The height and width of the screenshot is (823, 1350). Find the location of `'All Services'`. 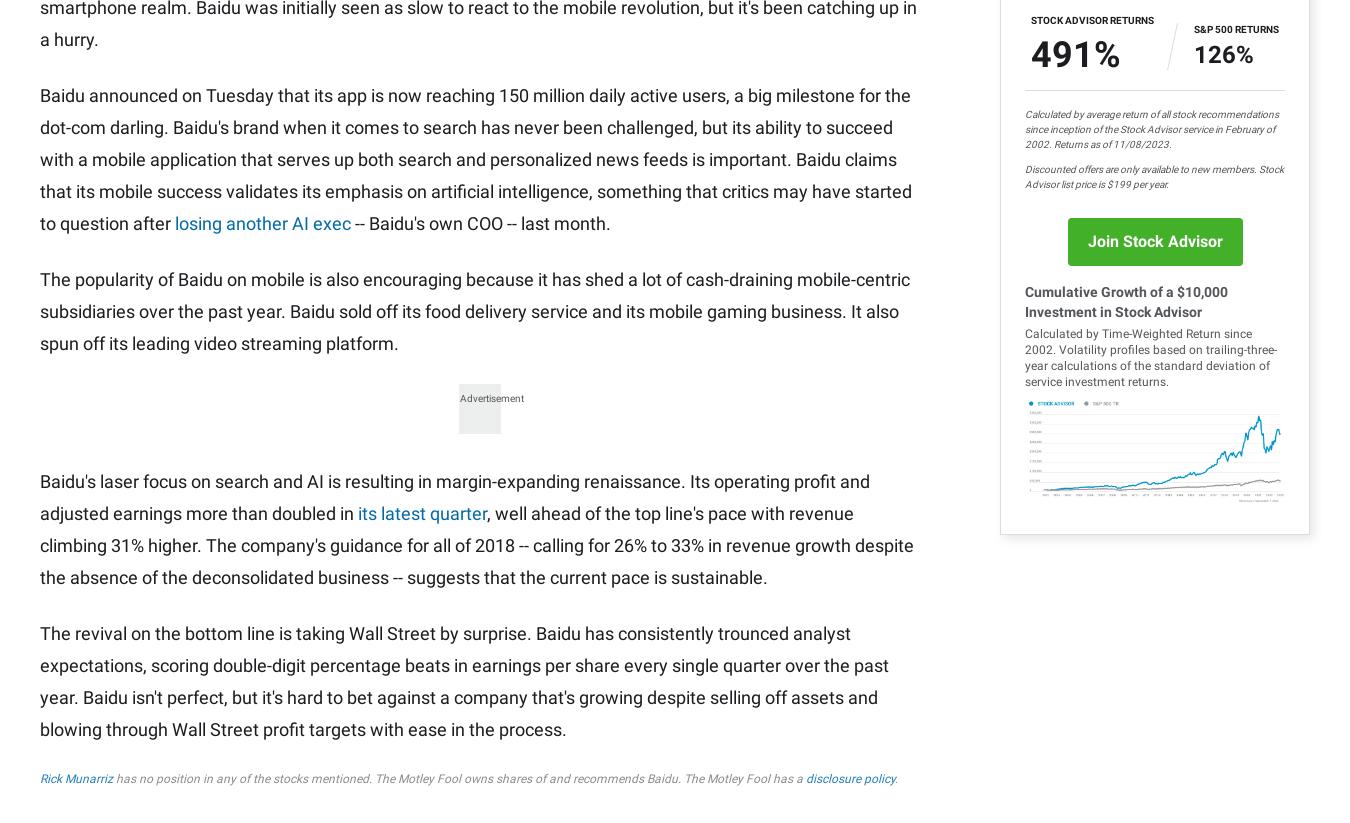

'All Services' is located at coordinates (609, 250).